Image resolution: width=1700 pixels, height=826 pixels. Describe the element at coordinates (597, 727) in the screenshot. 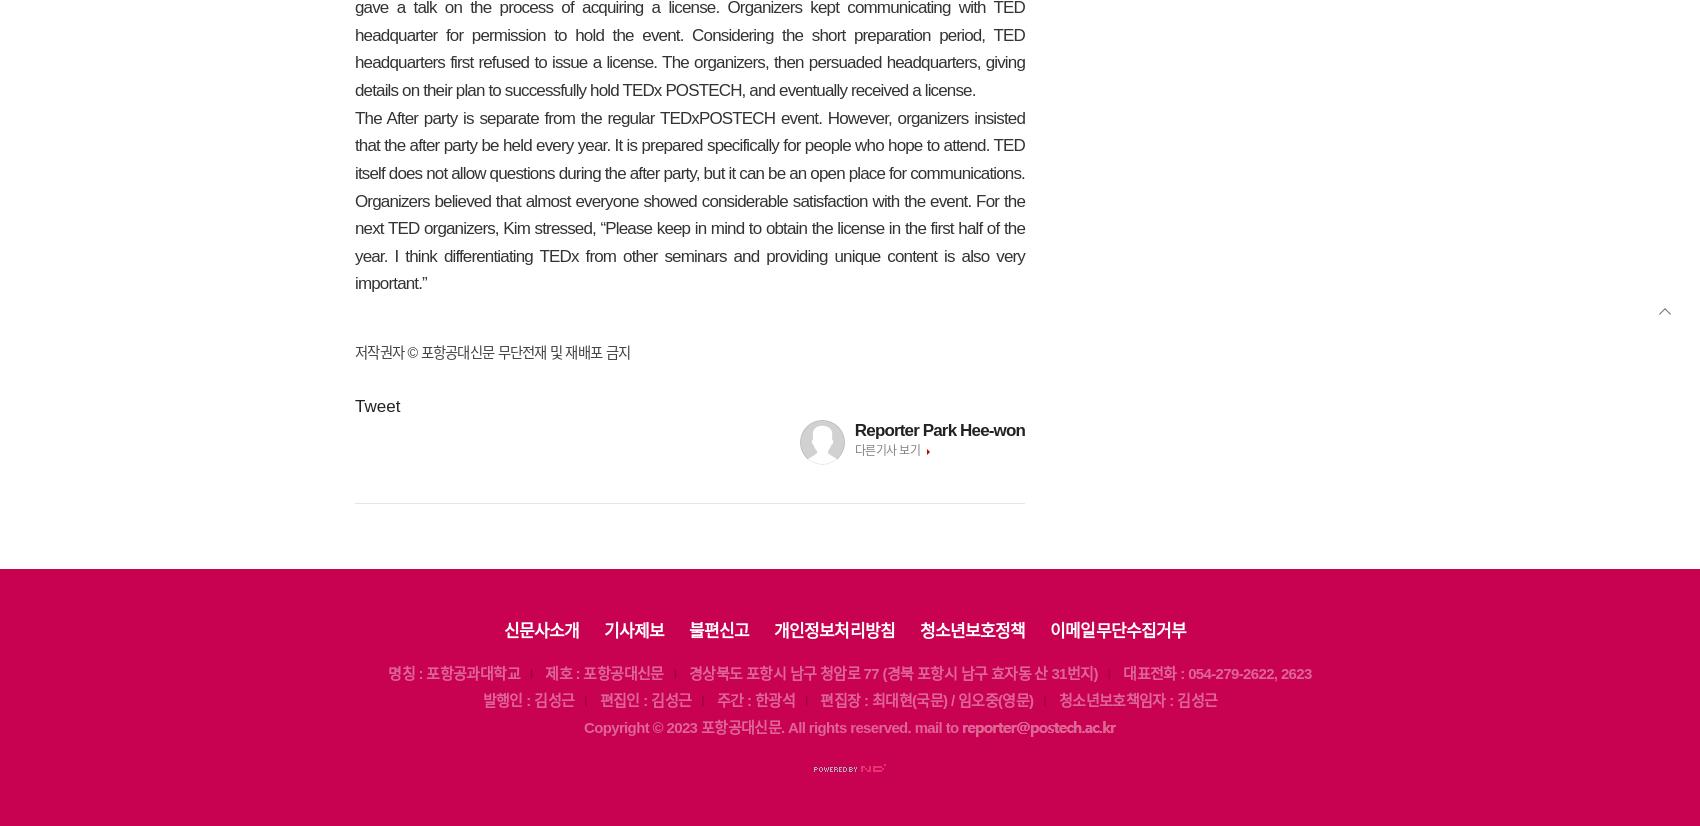

I see `'o'` at that location.